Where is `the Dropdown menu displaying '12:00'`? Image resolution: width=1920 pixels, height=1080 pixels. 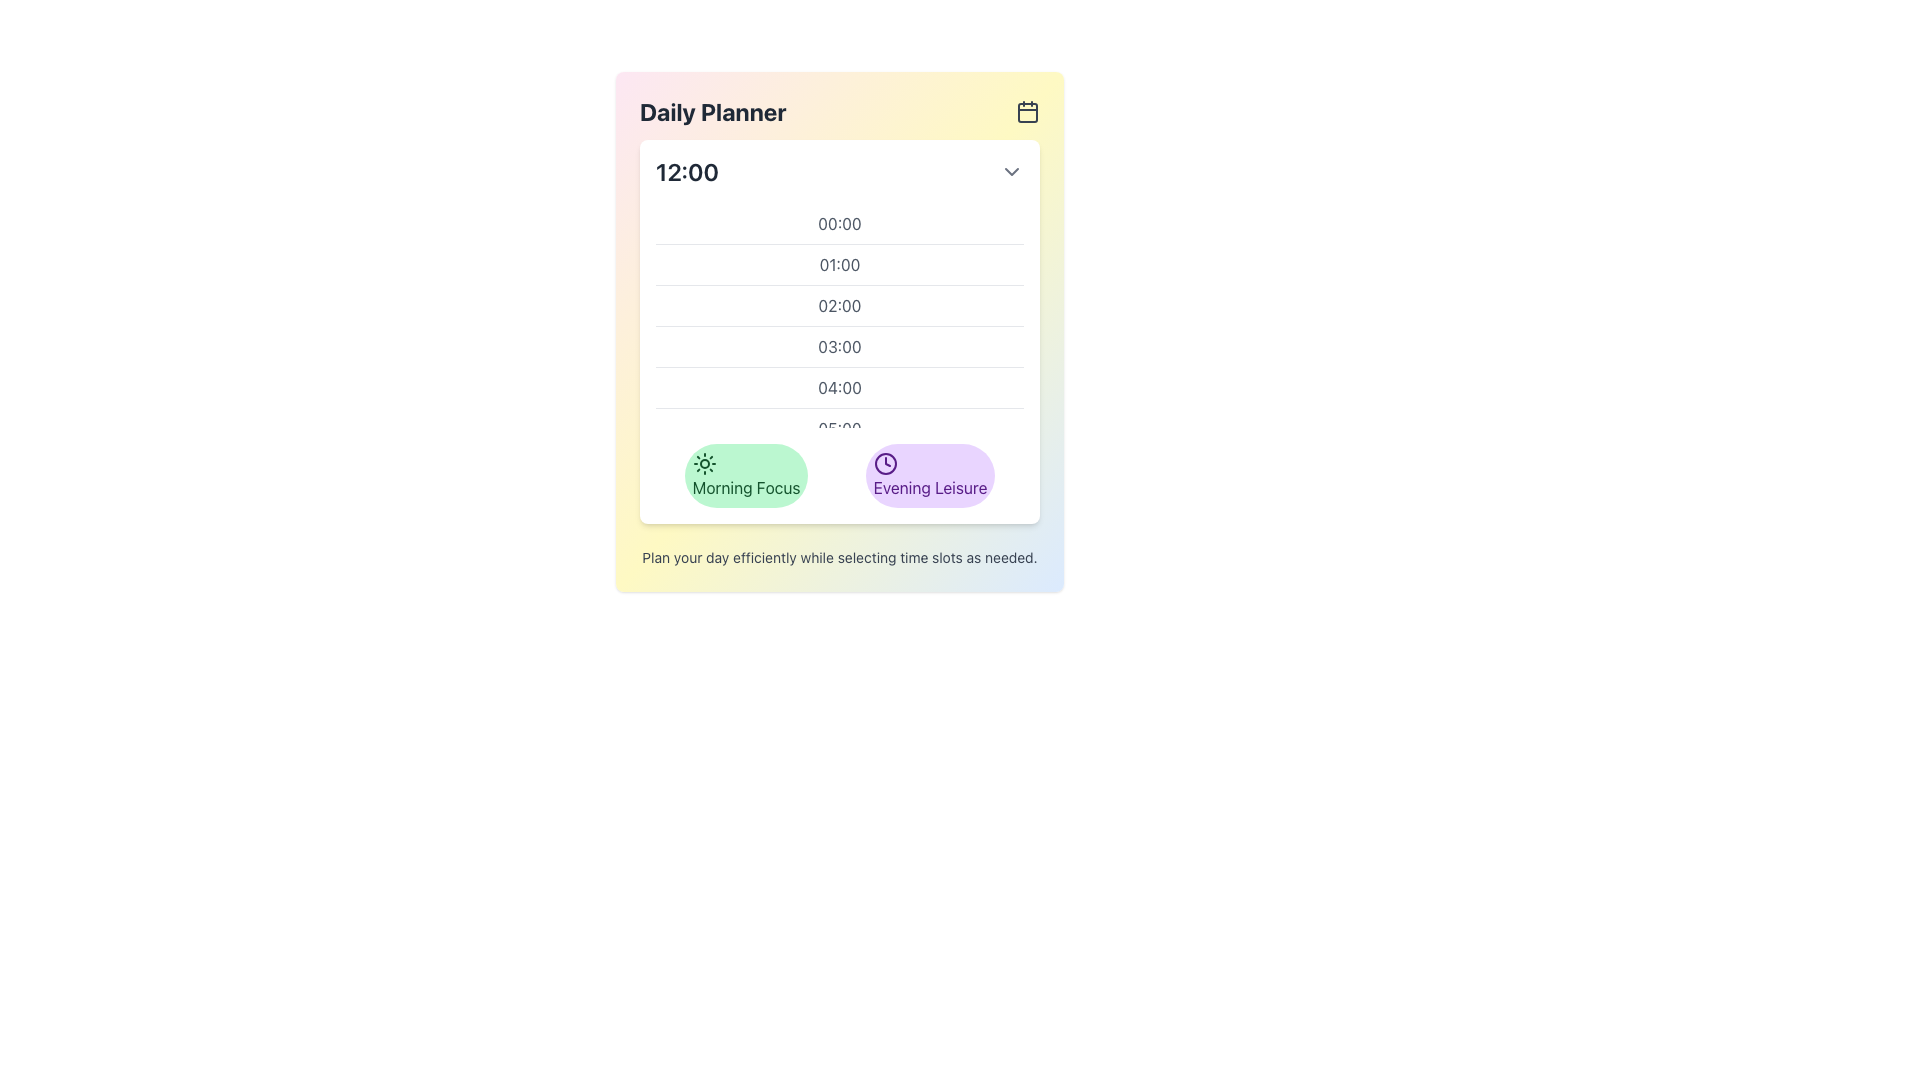
the Dropdown menu displaying '12:00' is located at coordinates (840, 171).